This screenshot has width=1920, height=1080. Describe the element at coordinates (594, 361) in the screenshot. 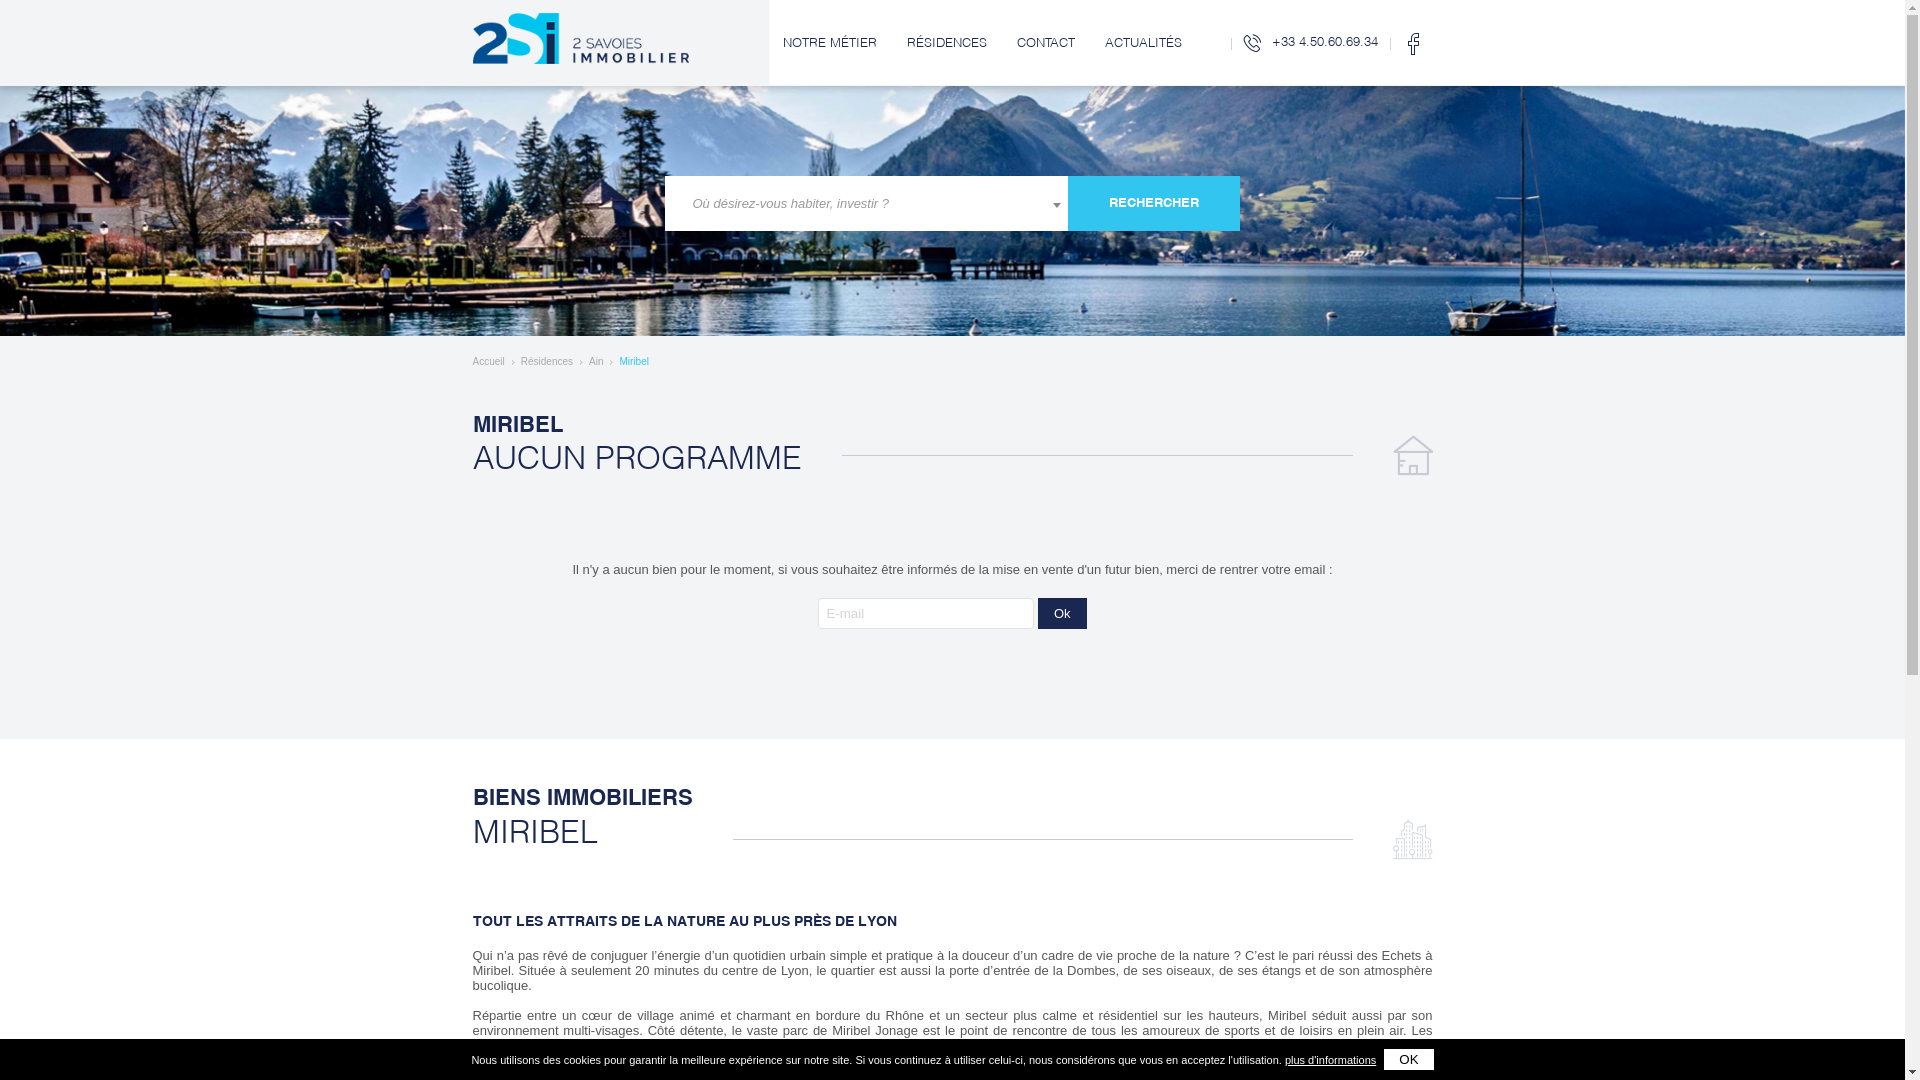

I see `'Ain'` at that location.